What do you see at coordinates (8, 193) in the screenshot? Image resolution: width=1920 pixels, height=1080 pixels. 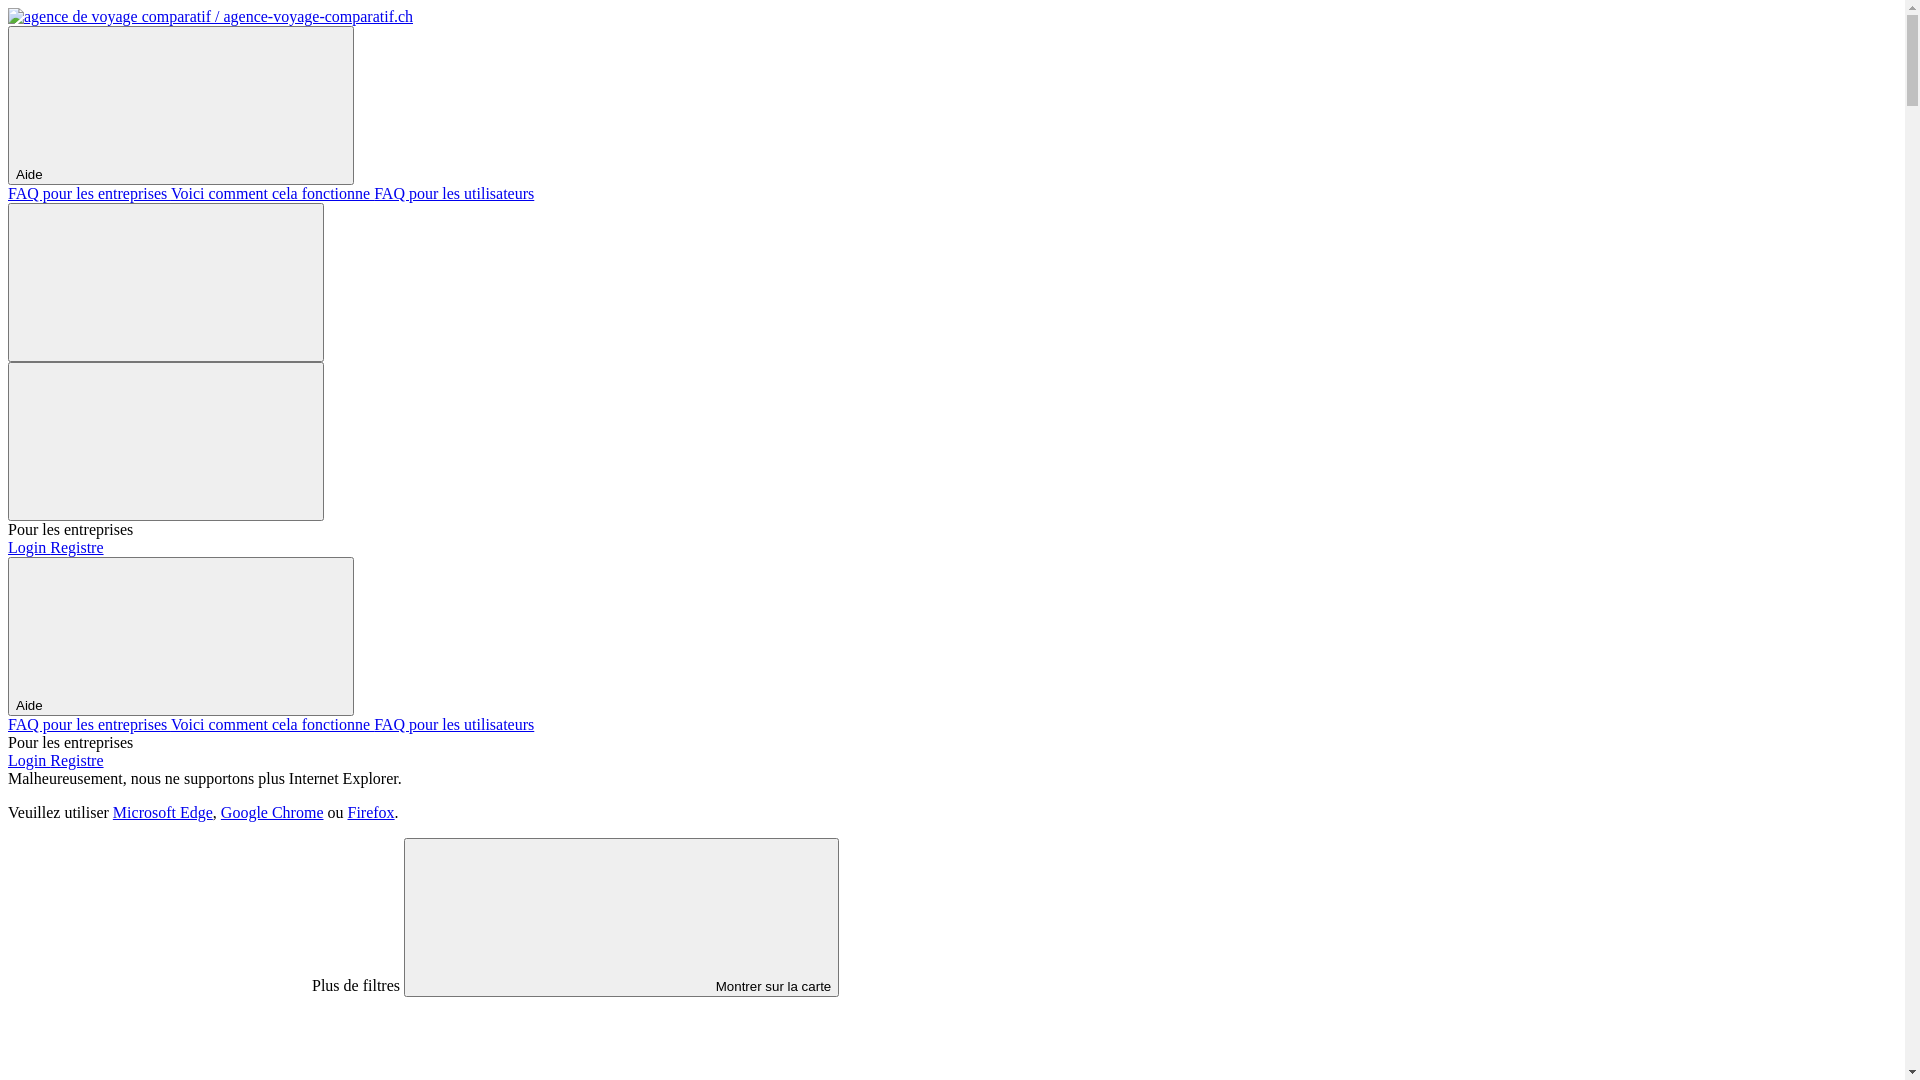 I see `'FAQ pour les entreprises'` at bounding box center [8, 193].